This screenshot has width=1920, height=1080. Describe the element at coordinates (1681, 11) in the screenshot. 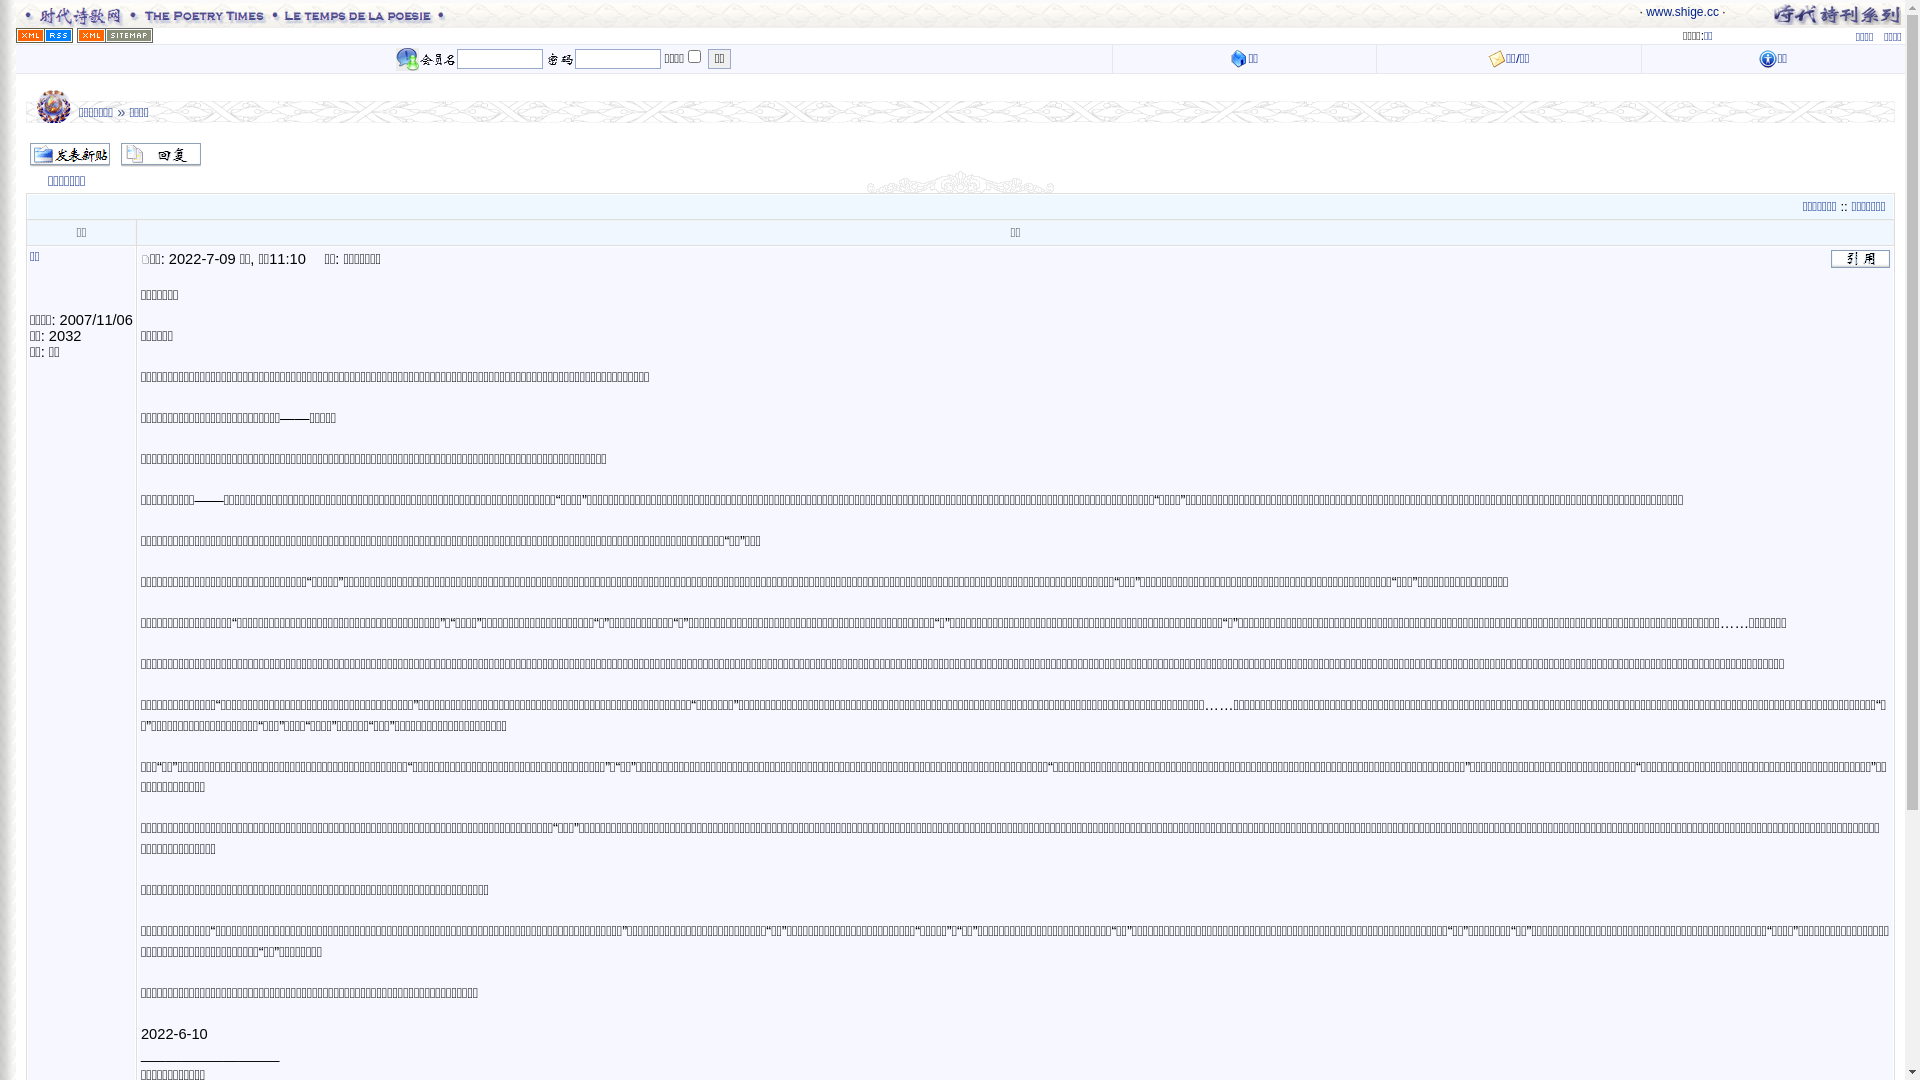

I see `'www.shige.cc'` at that location.